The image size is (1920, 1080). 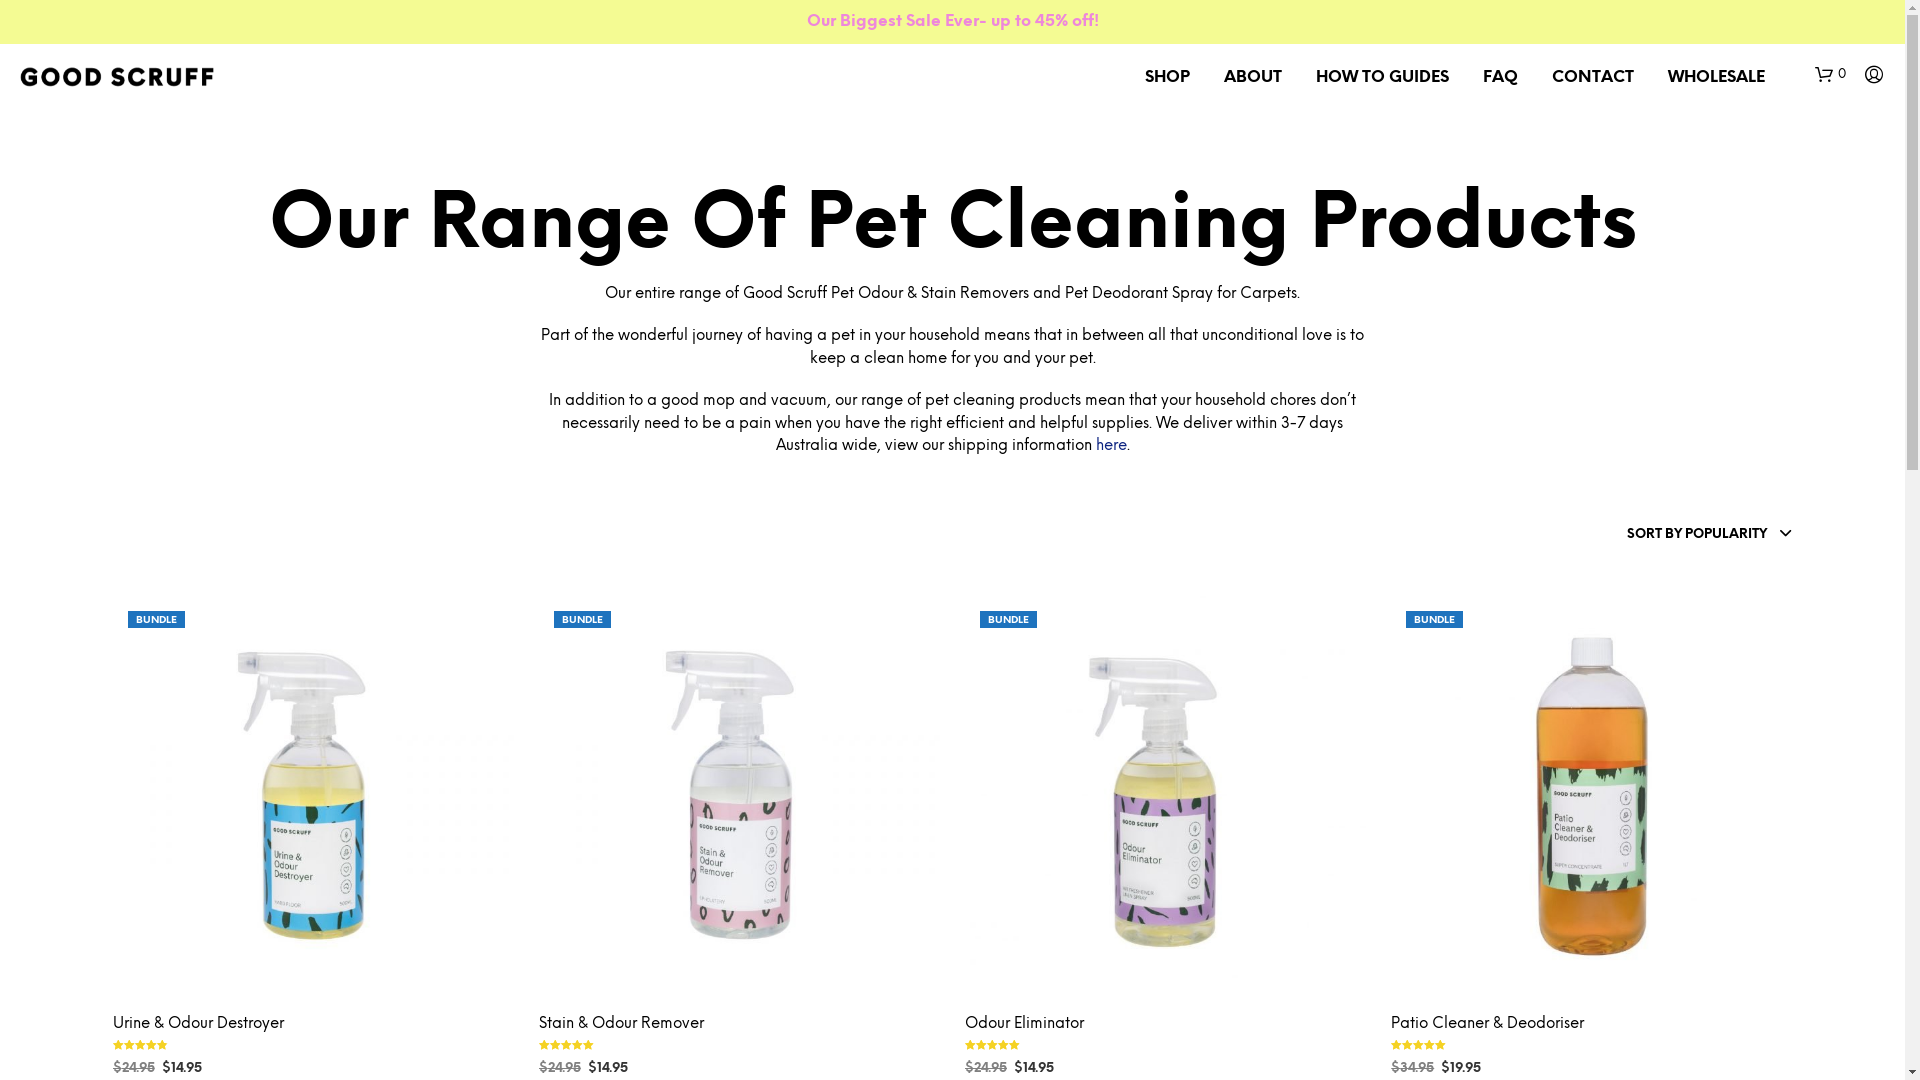 What do you see at coordinates (806, 21) in the screenshot?
I see `'Our Biggest Sale Ever- up to 45% off!'` at bounding box center [806, 21].